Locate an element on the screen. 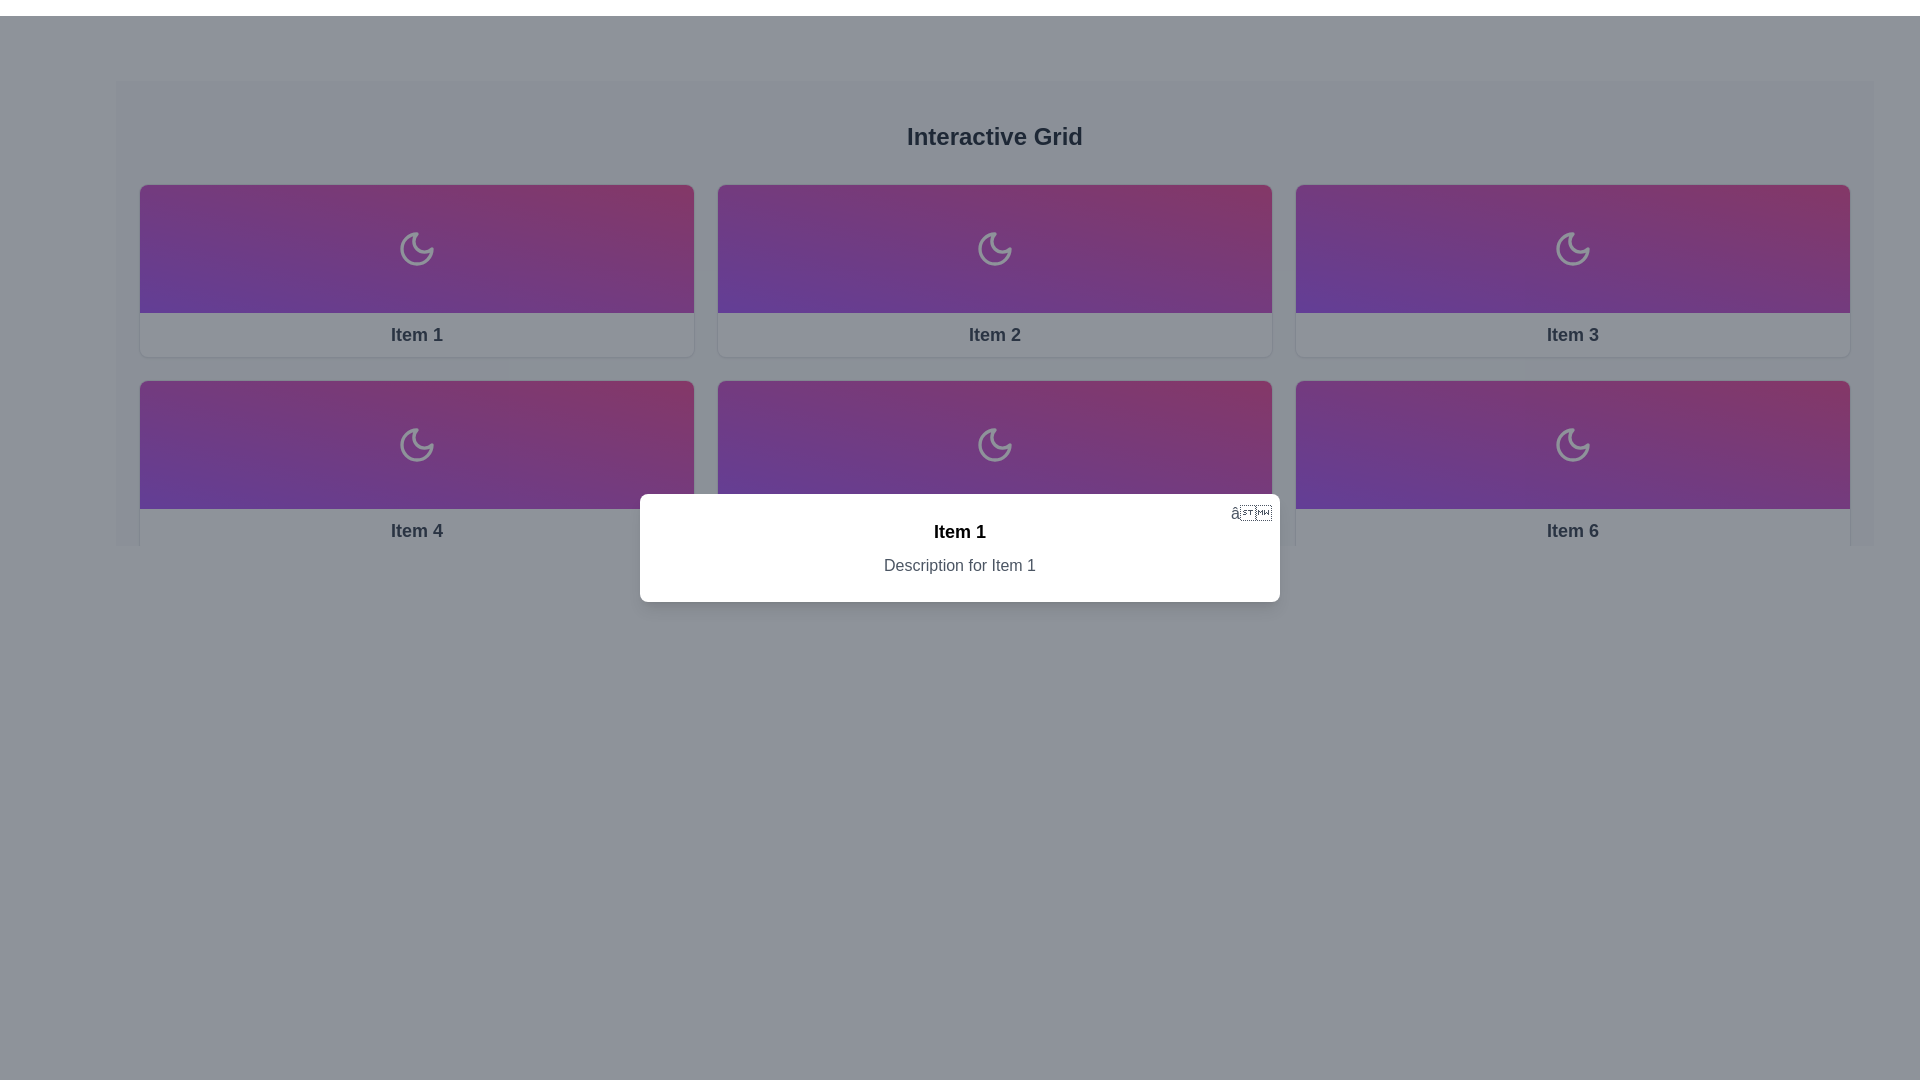 The width and height of the screenshot is (1920, 1080). the interactive card located in the second row, third column of the grid layout via keyboard navigation is located at coordinates (1572, 466).